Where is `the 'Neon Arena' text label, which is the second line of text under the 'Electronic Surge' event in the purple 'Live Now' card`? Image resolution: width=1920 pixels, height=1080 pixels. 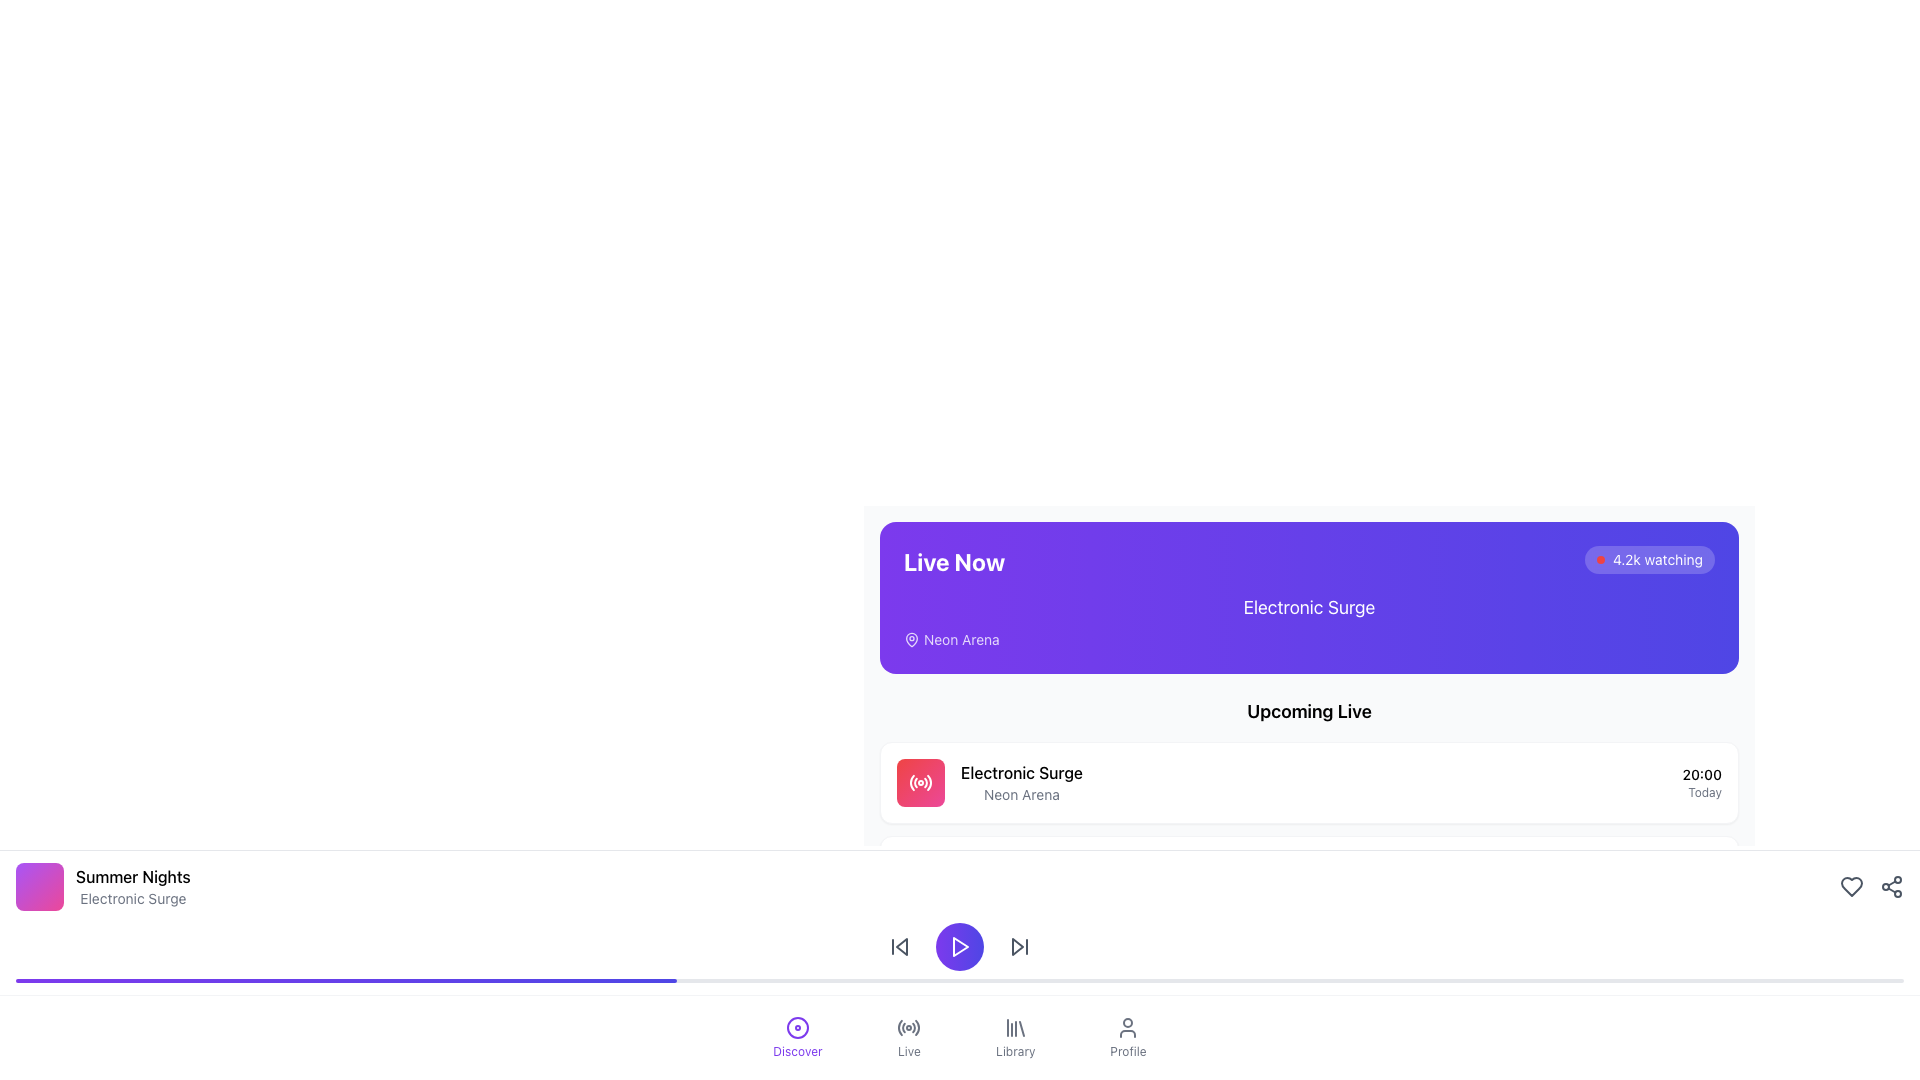 the 'Neon Arena' text label, which is the second line of text under the 'Electronic Surge' event in the purple 'Live Now' card is located at coordinates (1022, 793).